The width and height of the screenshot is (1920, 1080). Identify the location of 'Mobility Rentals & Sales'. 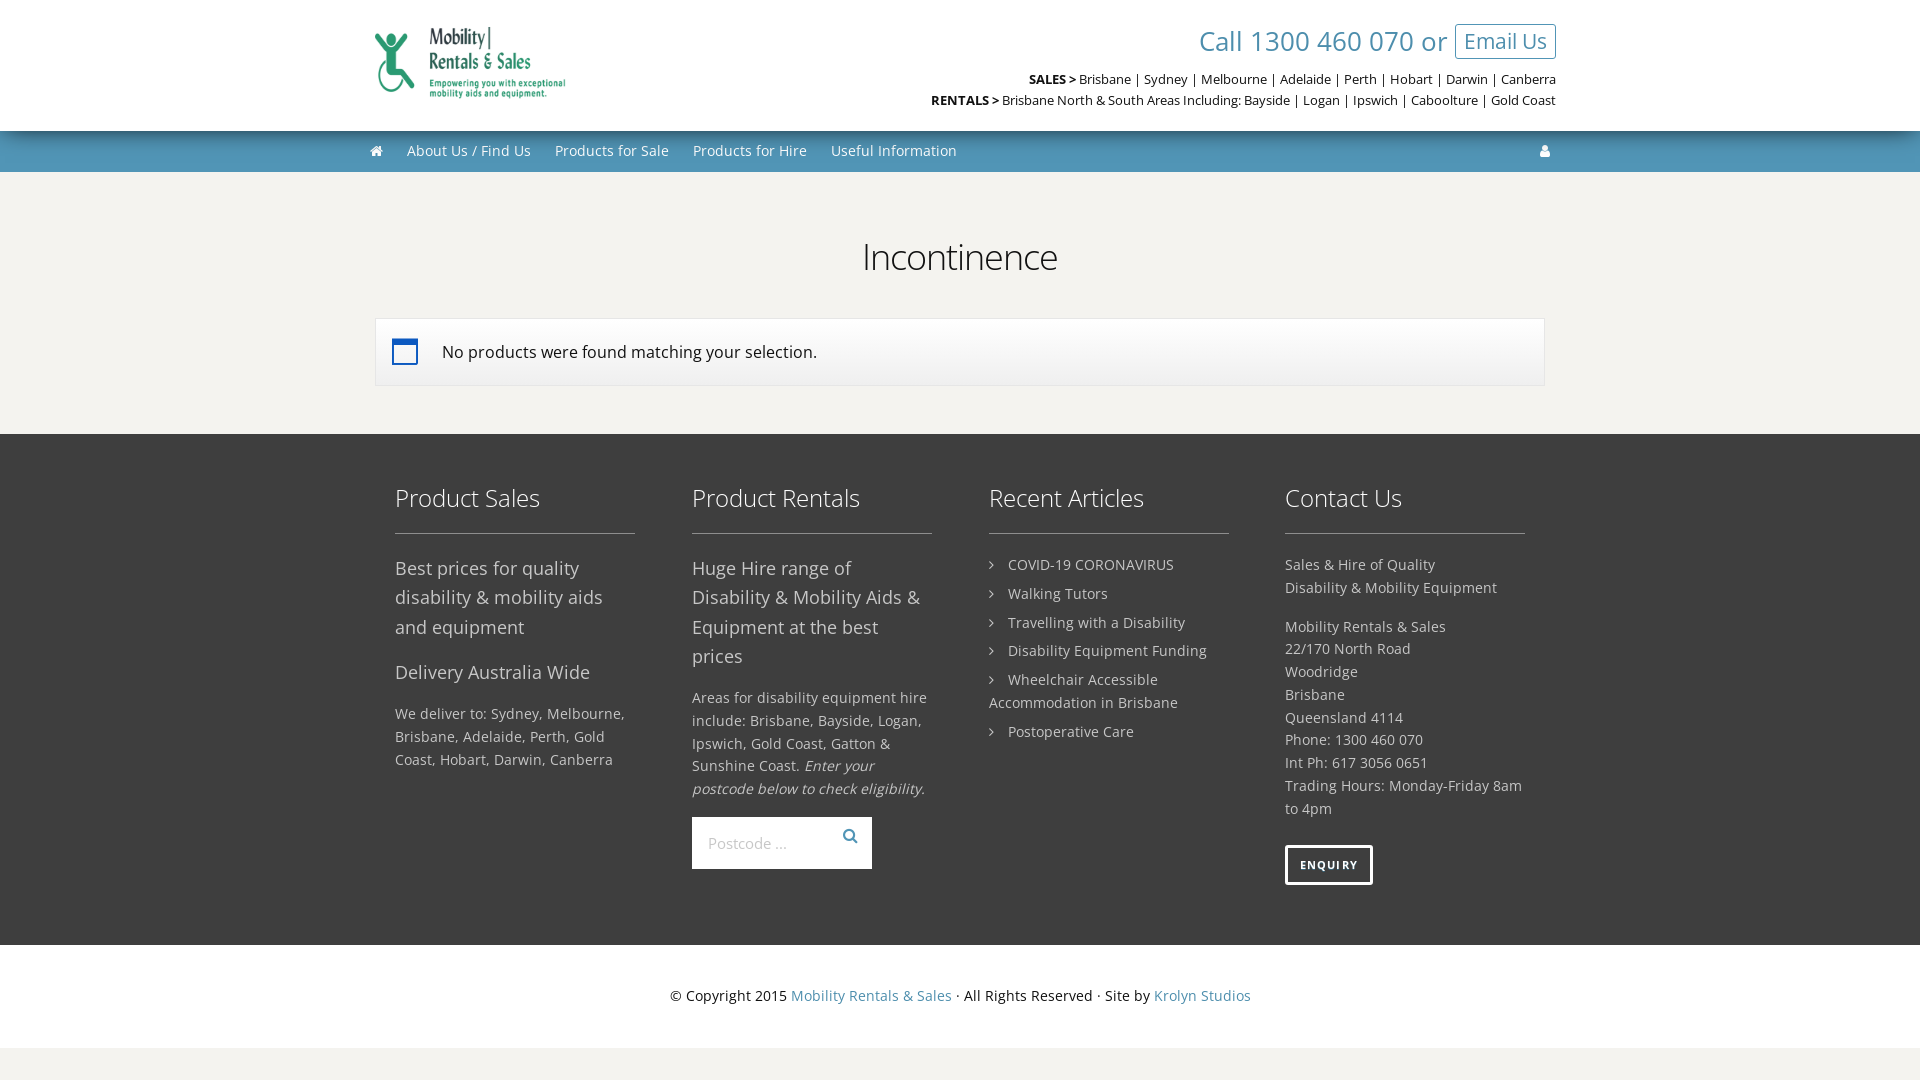
(789, 995).